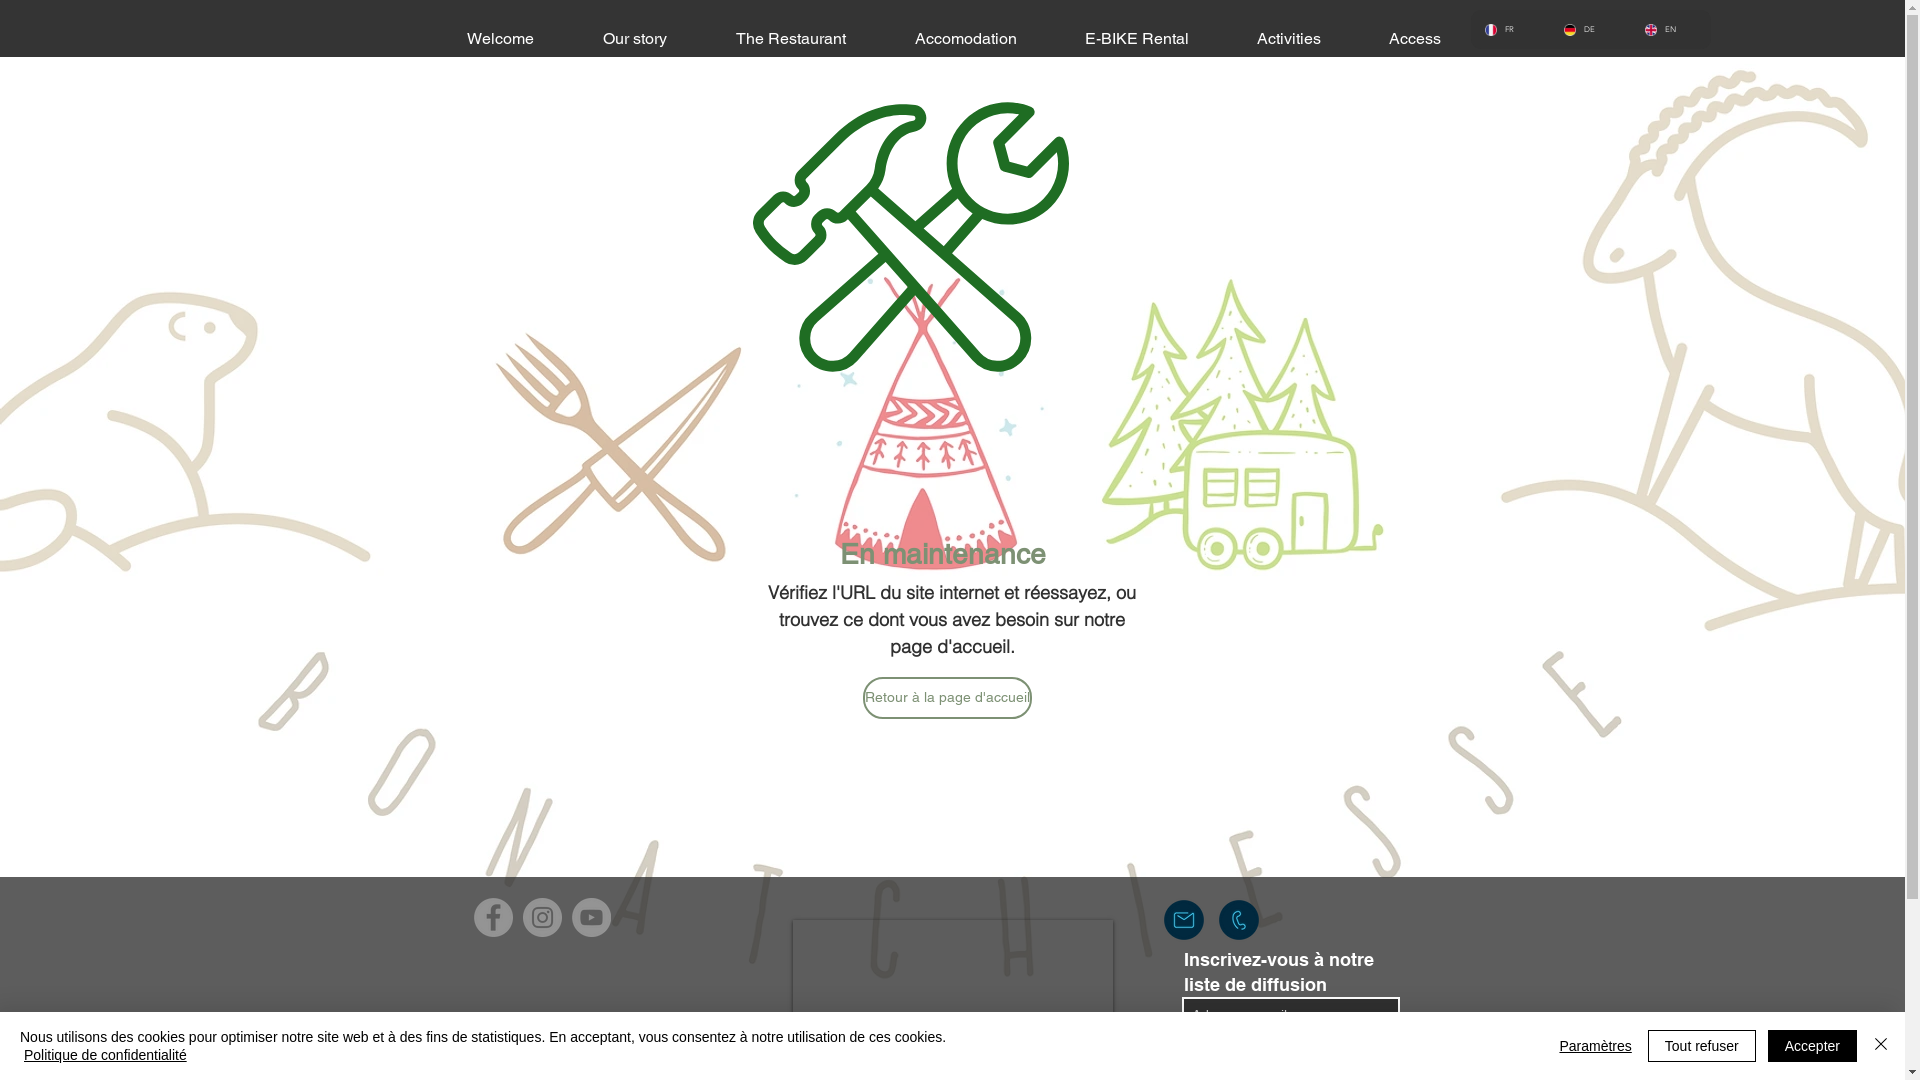 Image resolution: width=1920 pixels, height=1080 pixels. Describe the element at coordinates (1812, 1044) in the screenshot. I see `'Accepter'` at that location.